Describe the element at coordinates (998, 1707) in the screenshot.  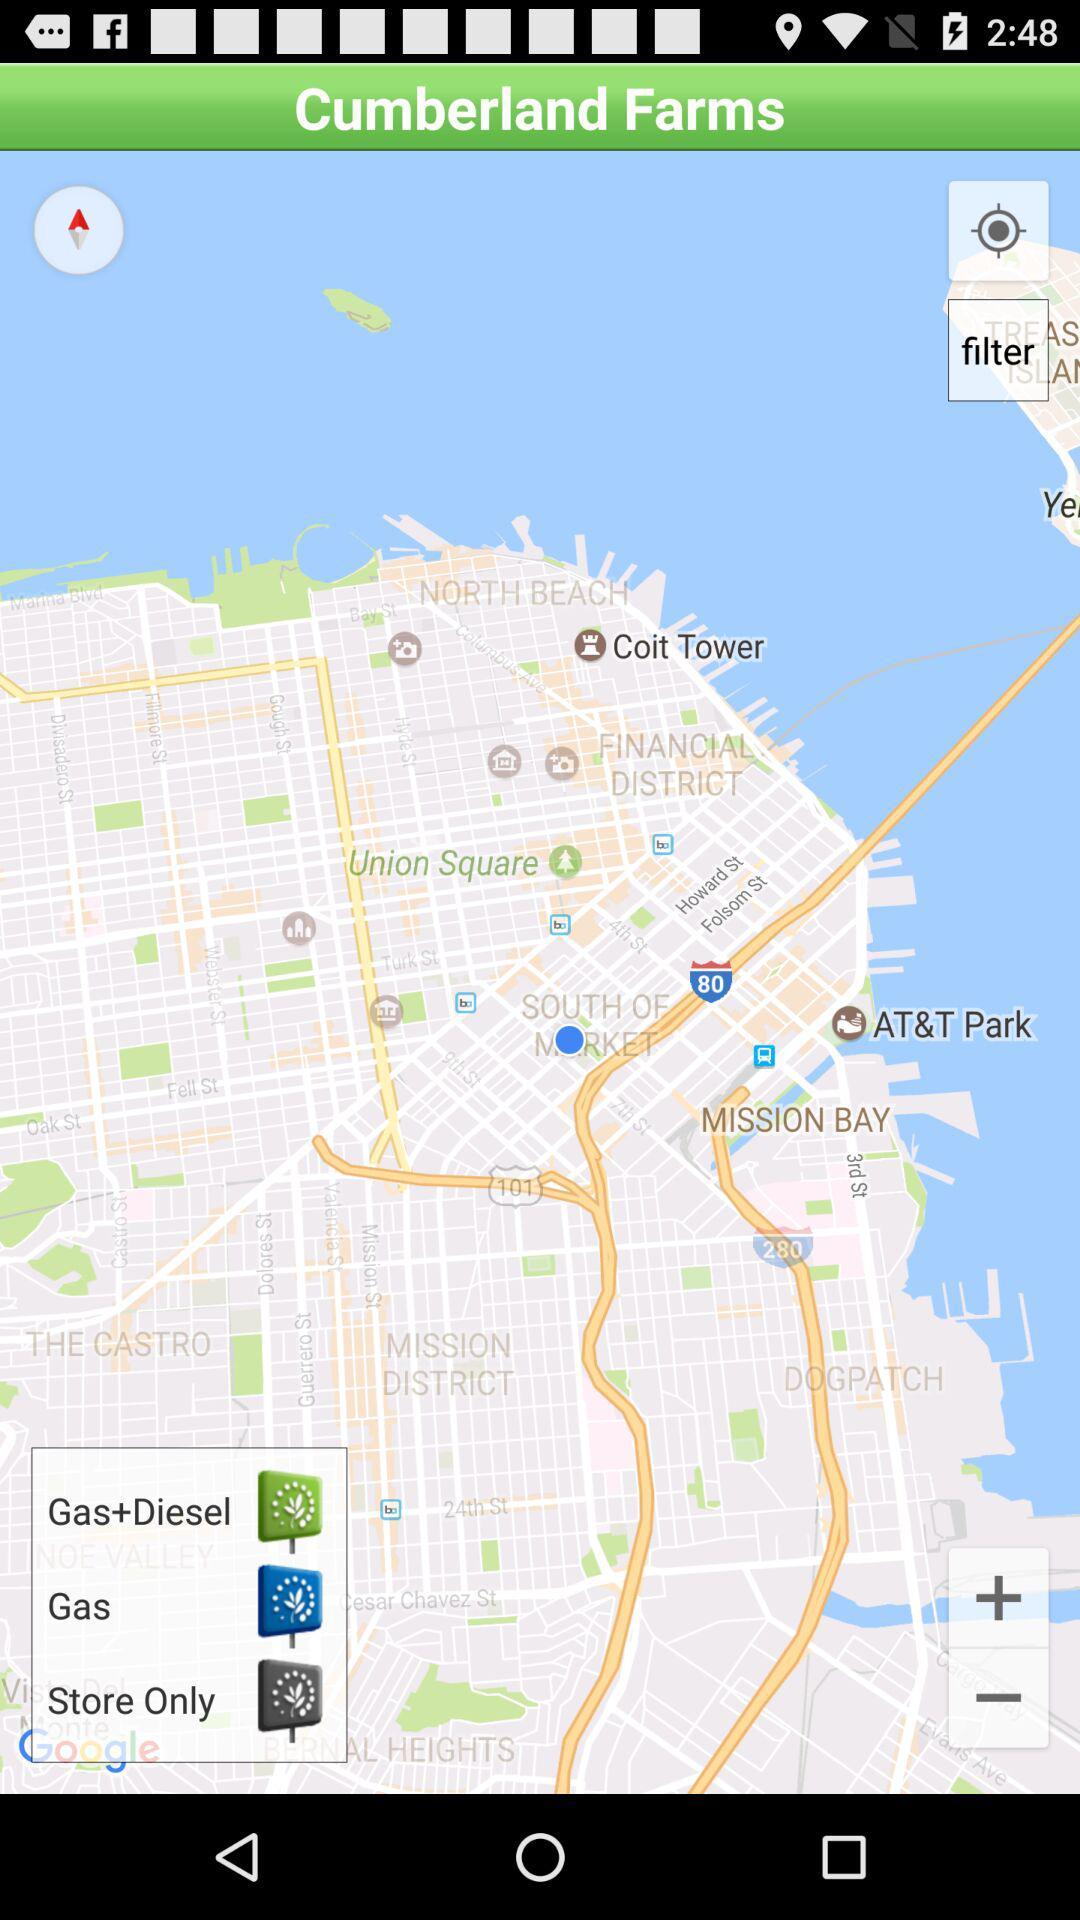
I see `the add icon` at that location.